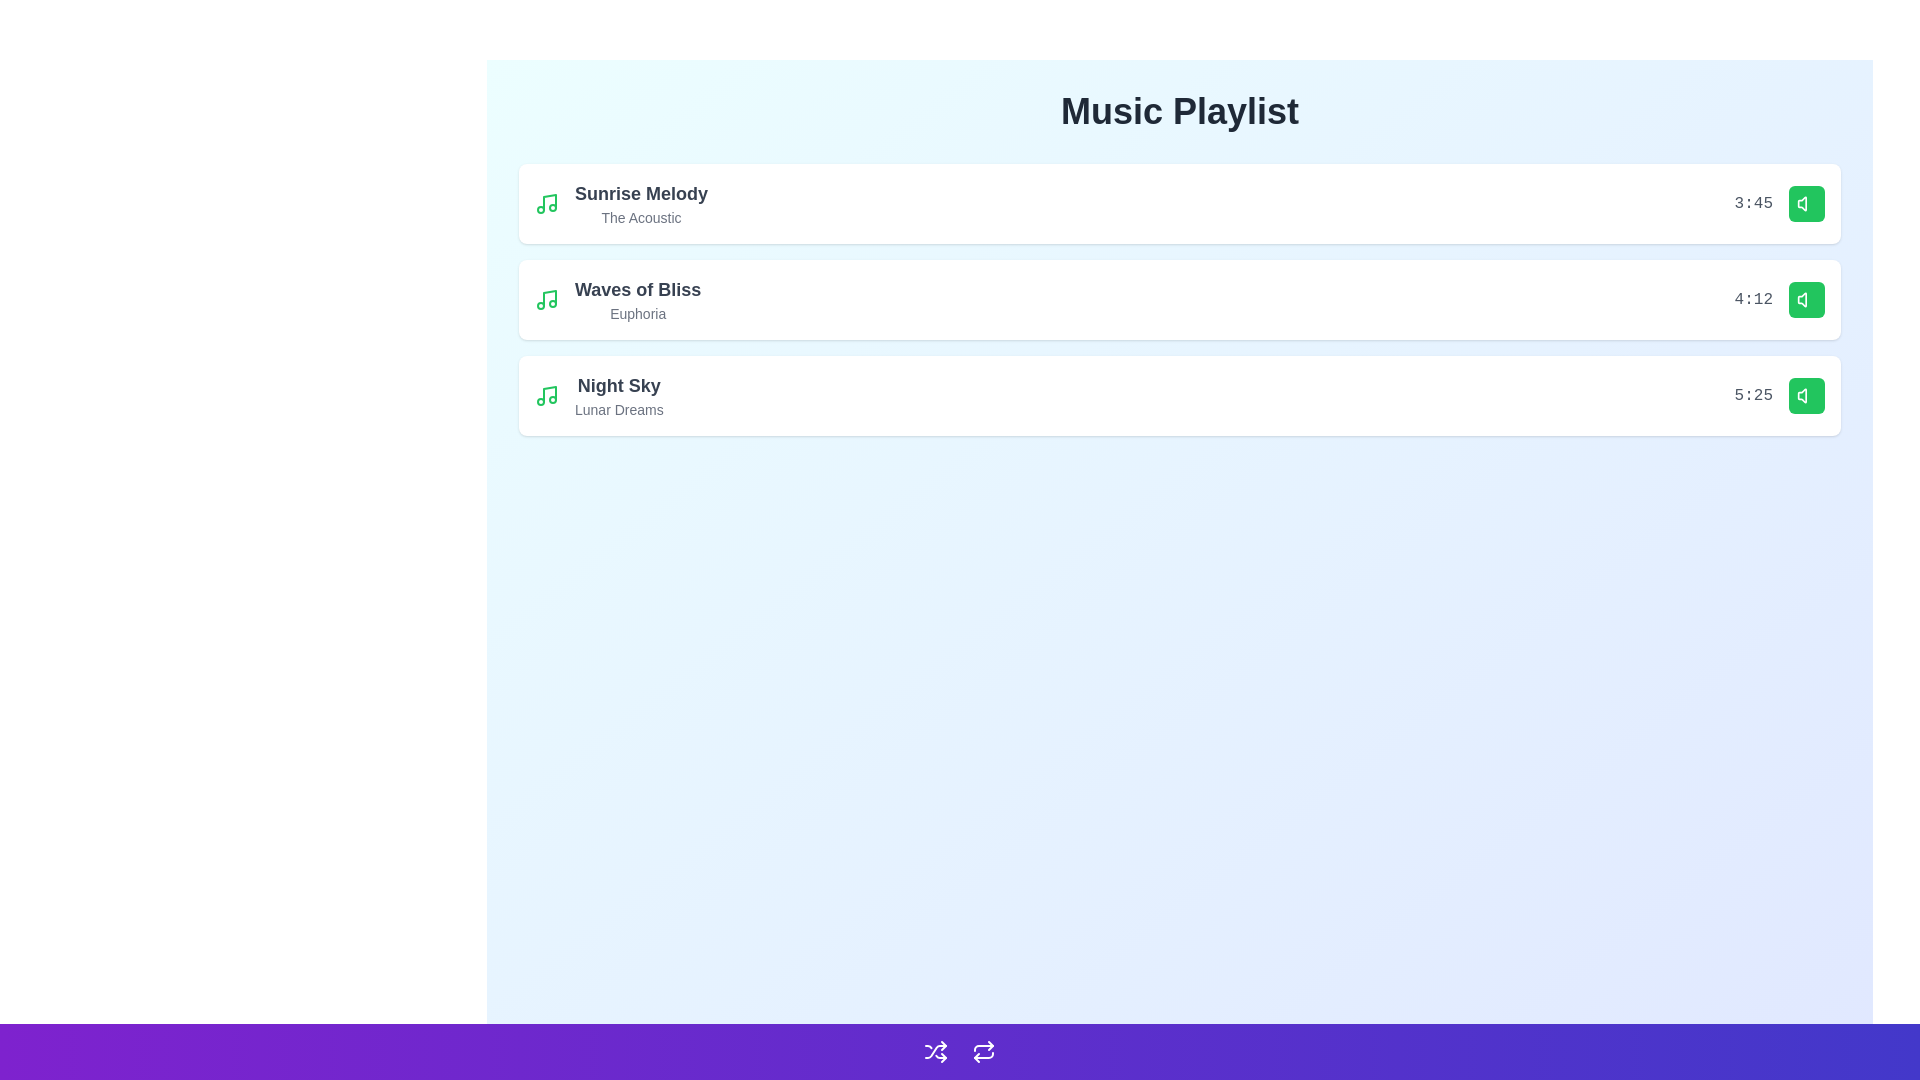 This screenshot has width=1920, height=1080. Describe the element at coordinates (1180, 111) in the screenshot. I see `the header text element located at the top of the interface, which serves as the title for the page` at that location.